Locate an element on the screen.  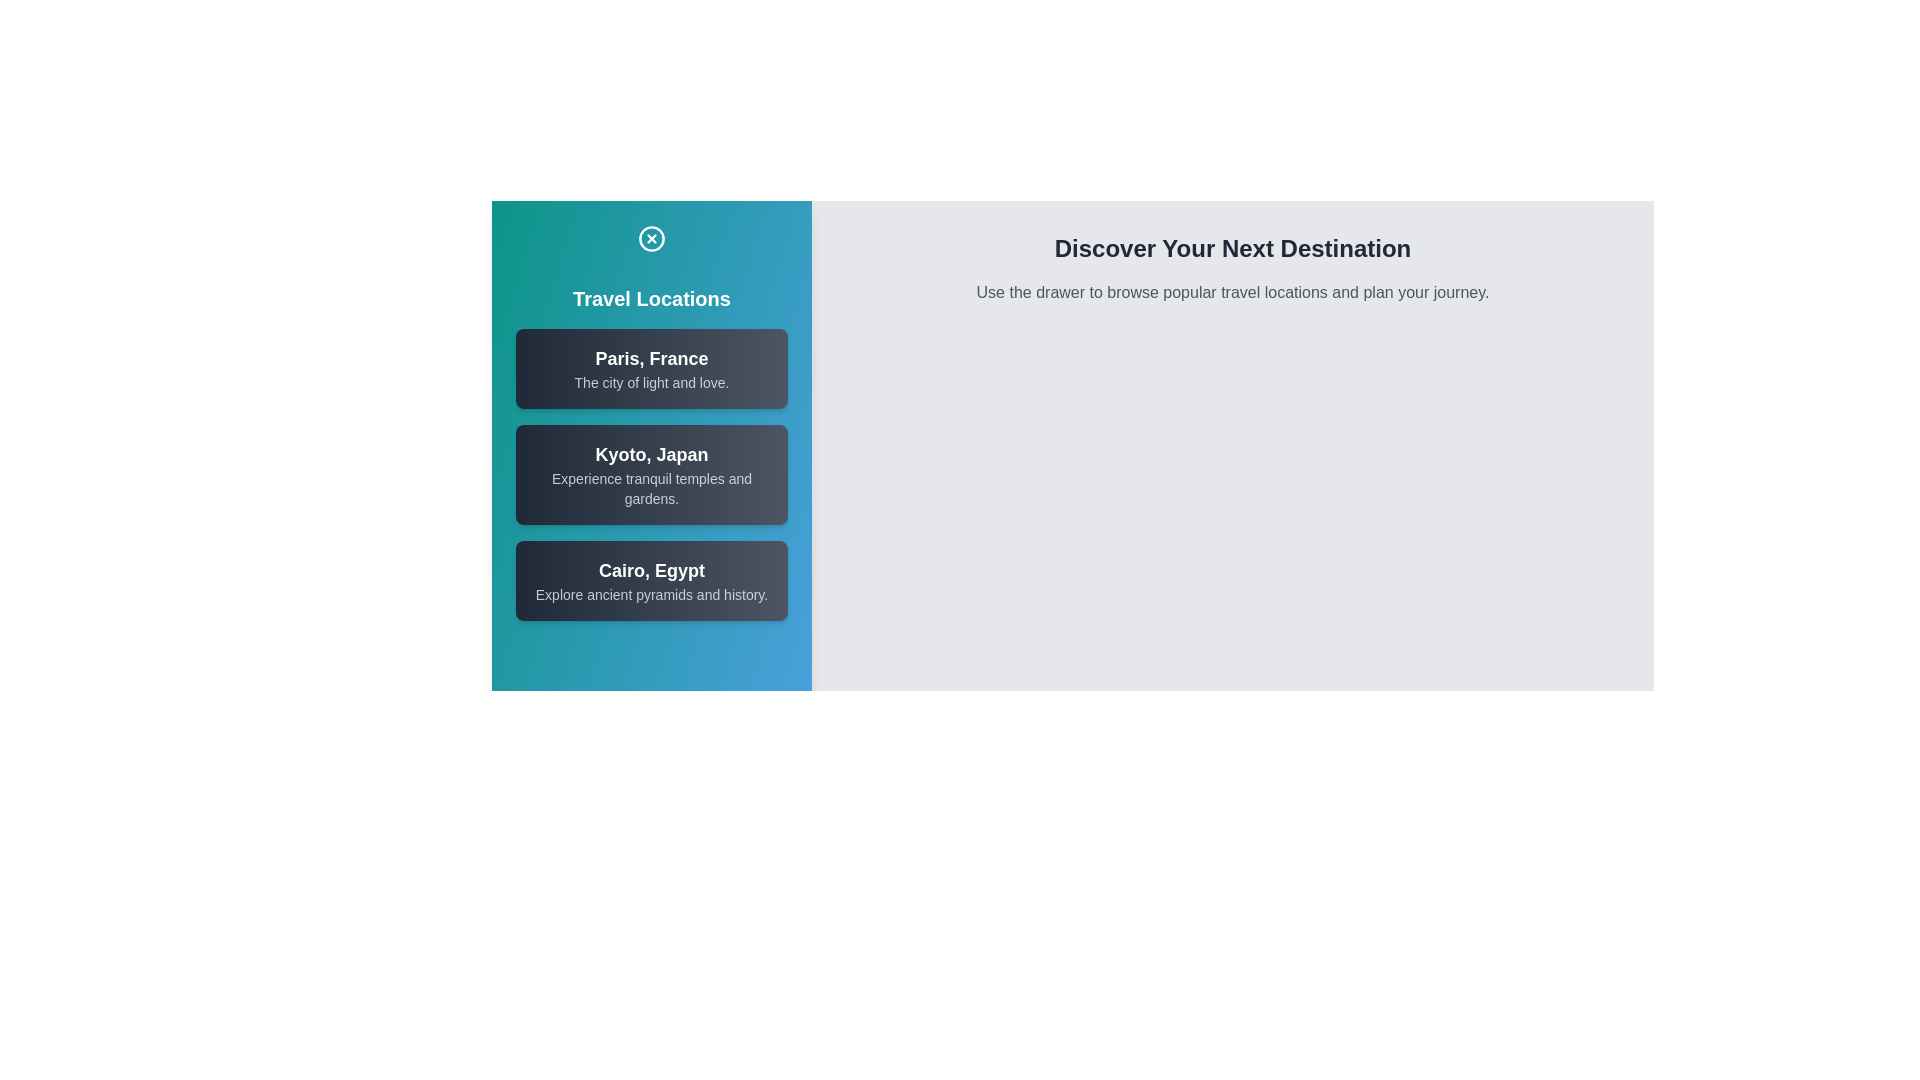
the location item corresponding to Cairo, Egypt is located at coordinates (652, 581).